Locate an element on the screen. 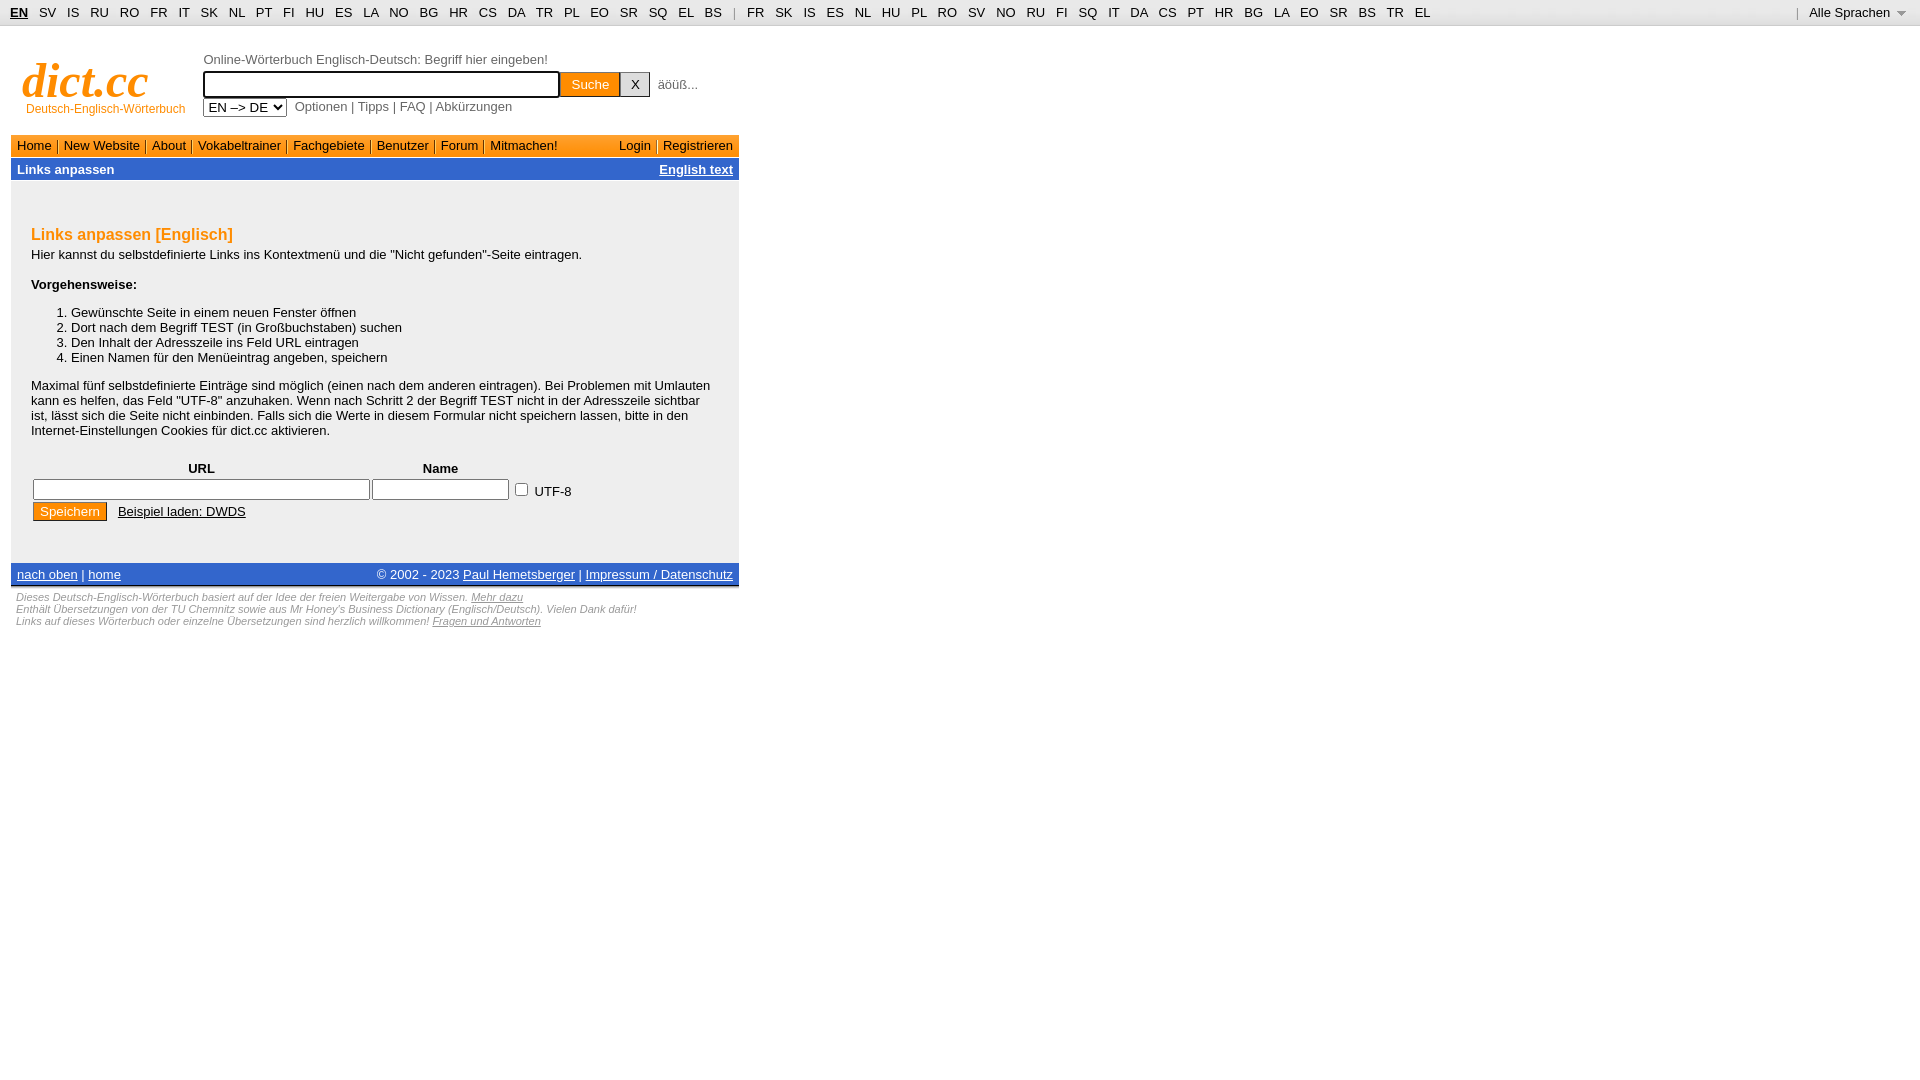 The width and height of the screenshot is (1920, 1080). 'About' is located at coordinates (168, 144).